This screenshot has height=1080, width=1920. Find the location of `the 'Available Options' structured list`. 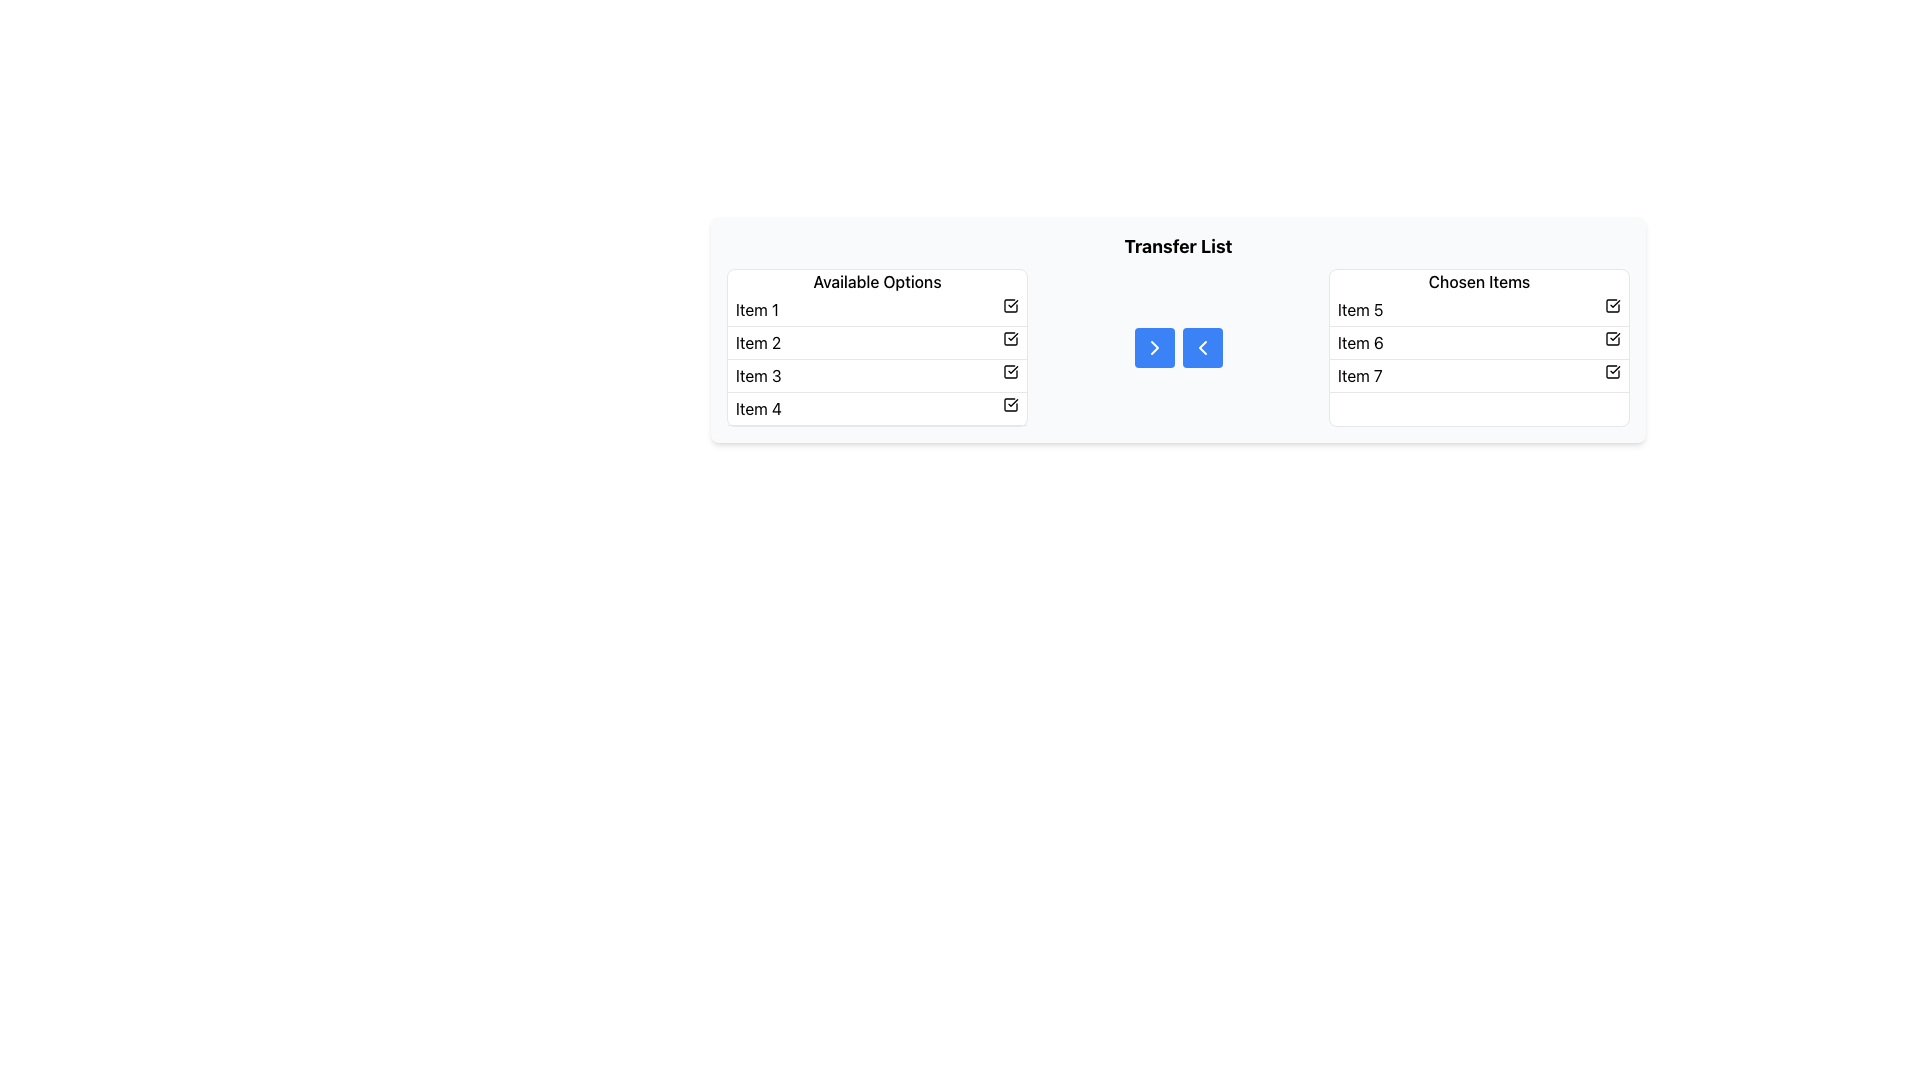

the 'Available Options' structured list is located at coordinates (877, 346).